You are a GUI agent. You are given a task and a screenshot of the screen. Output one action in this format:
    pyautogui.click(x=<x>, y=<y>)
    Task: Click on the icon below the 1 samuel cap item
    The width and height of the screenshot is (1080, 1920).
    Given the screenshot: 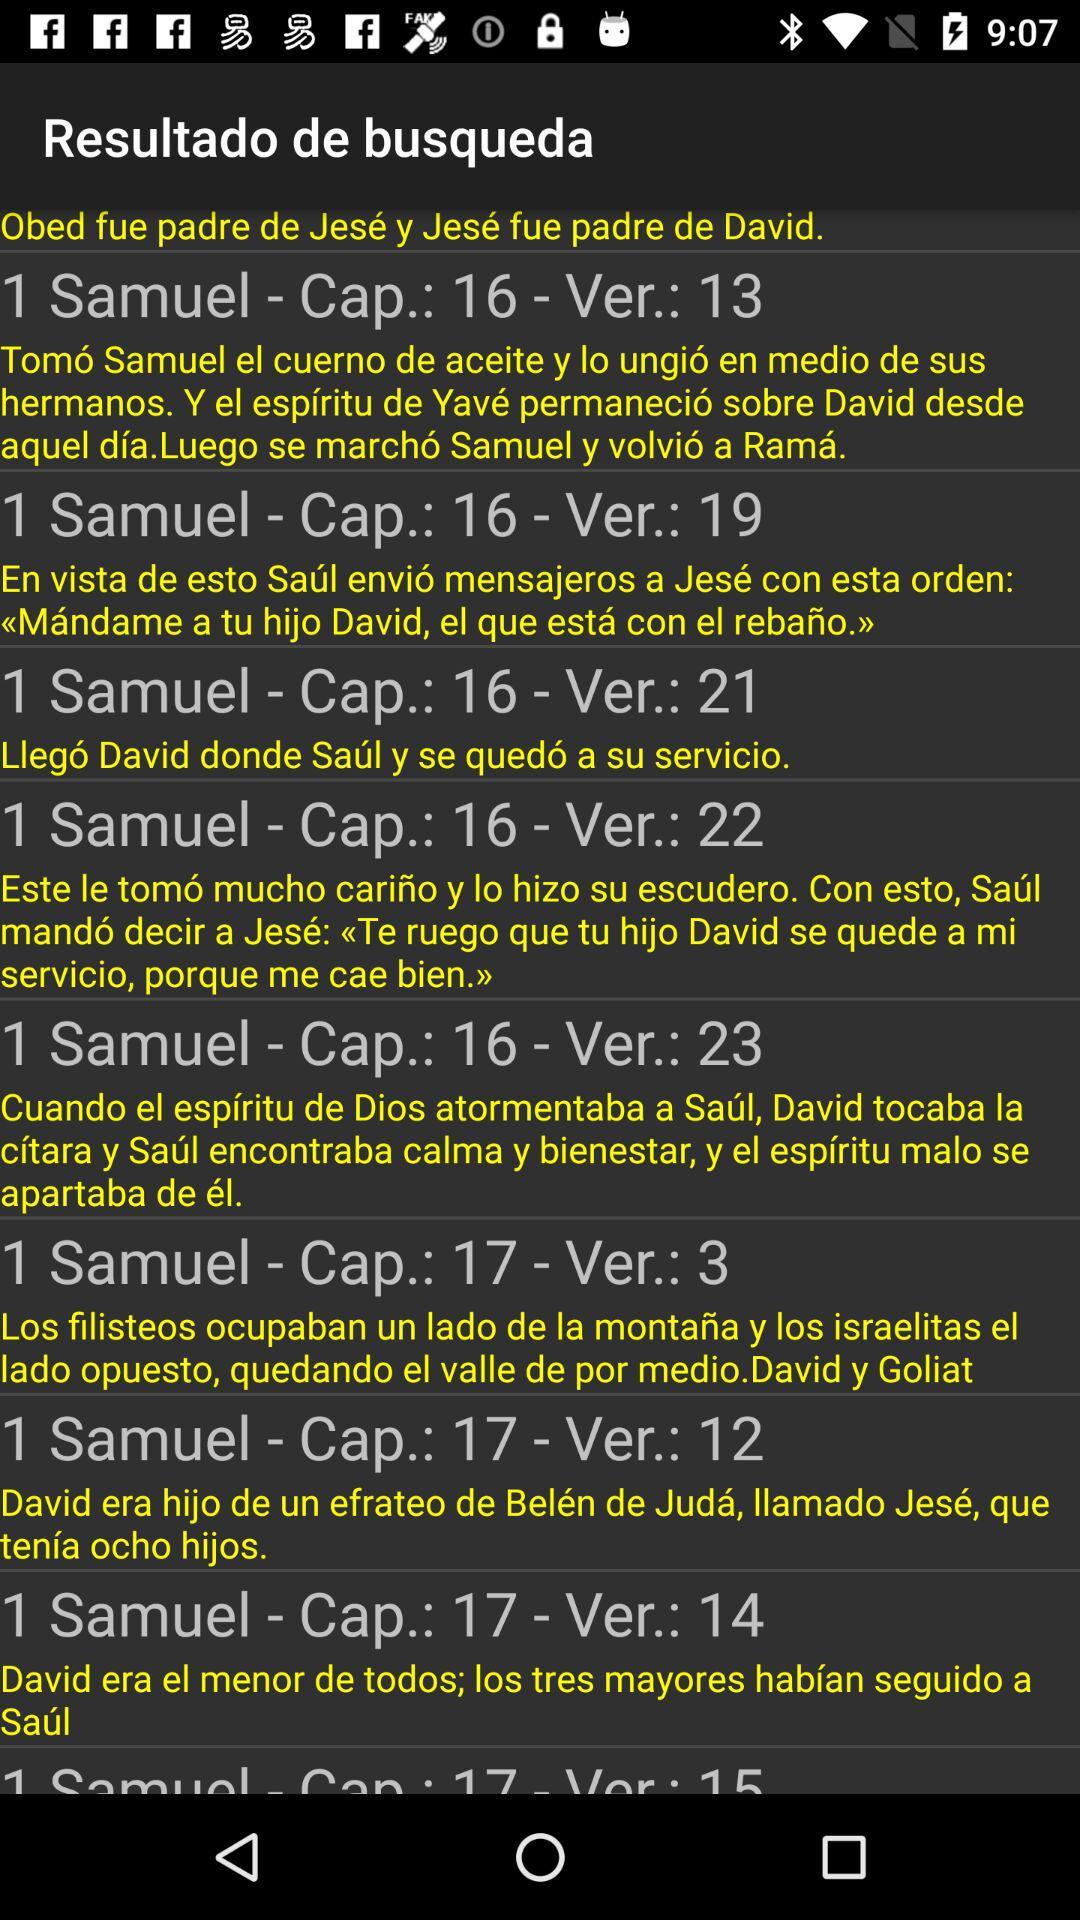 What is the action you would take?
    pyautogui.click(x=540, y=400)
    